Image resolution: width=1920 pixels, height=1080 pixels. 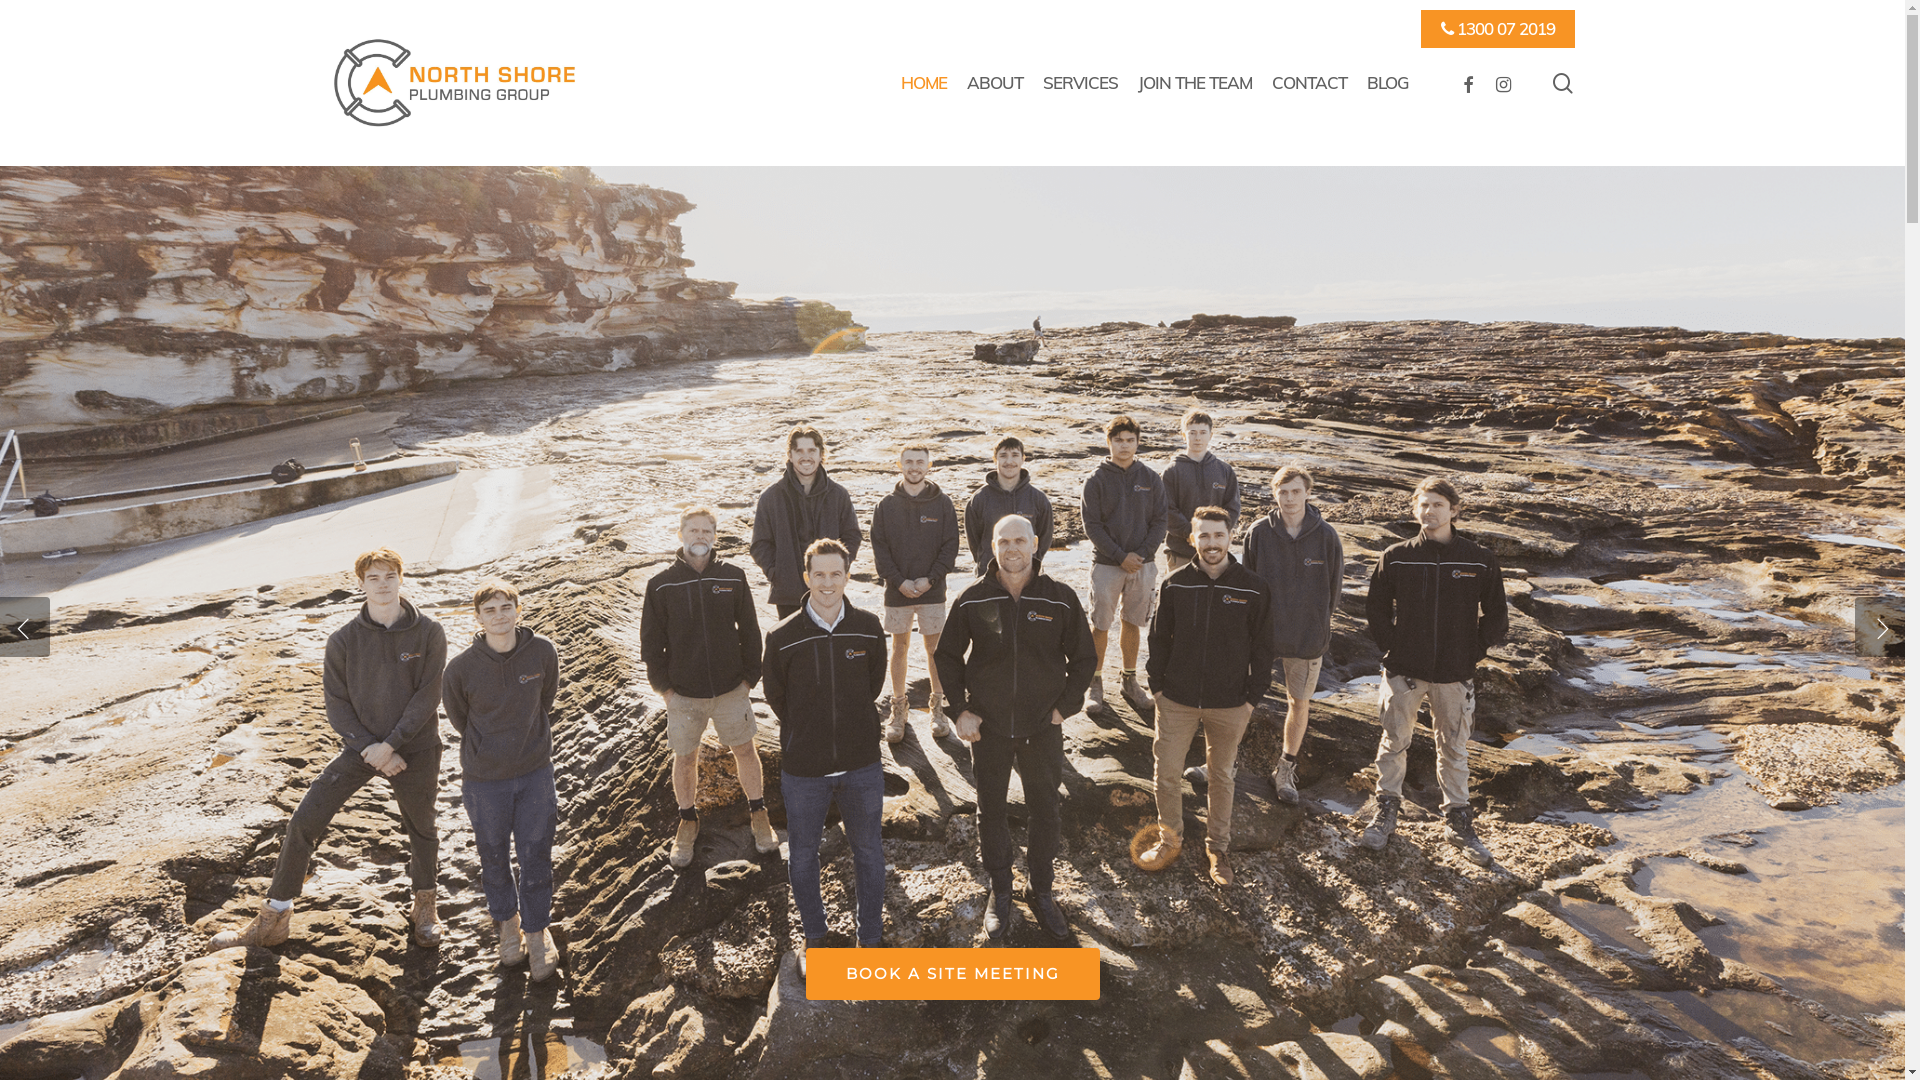 I want to click on 'JOIN THE TEAM', so click(x=1195, y=82).